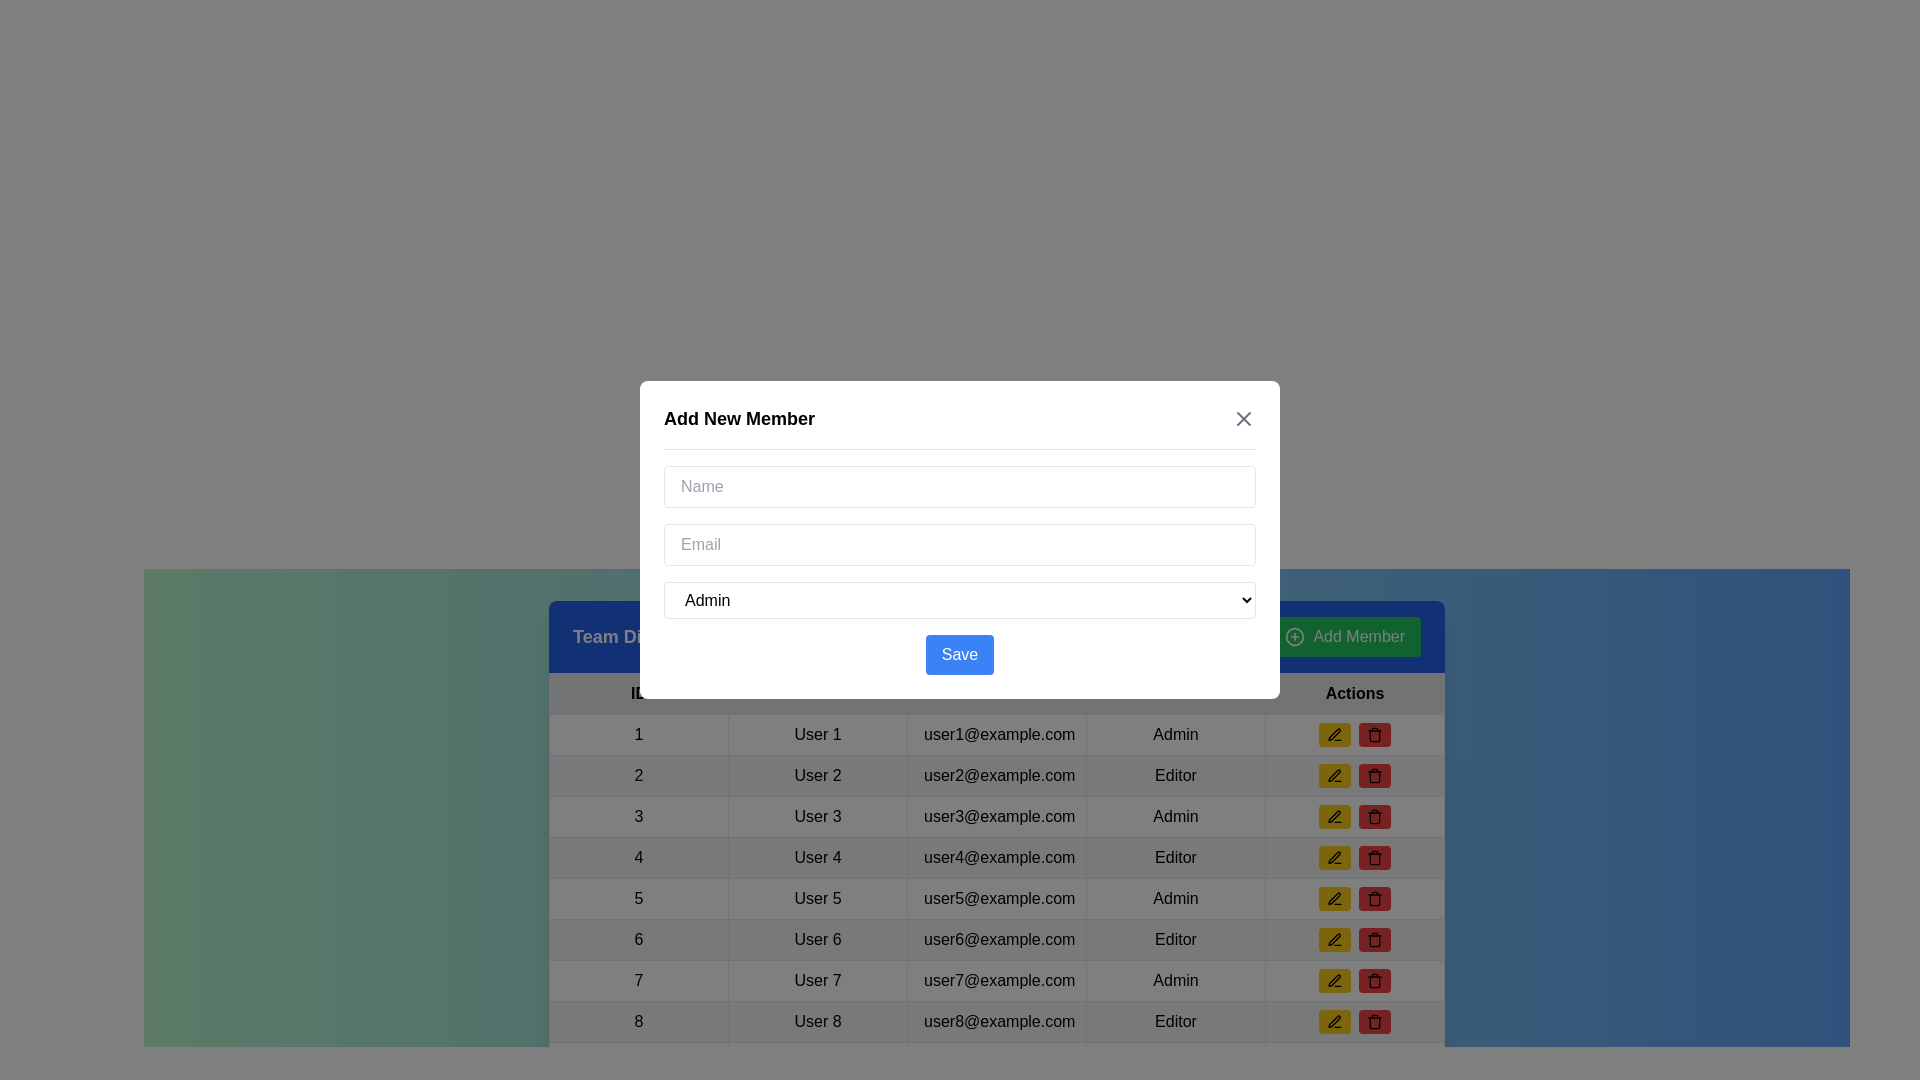  Describe the element at coordinates (637, 1022) in the screenshot. I see `the first cell in the eighth row of the table, which displays the ID or number corresponding to a specific entry or user` at that location.